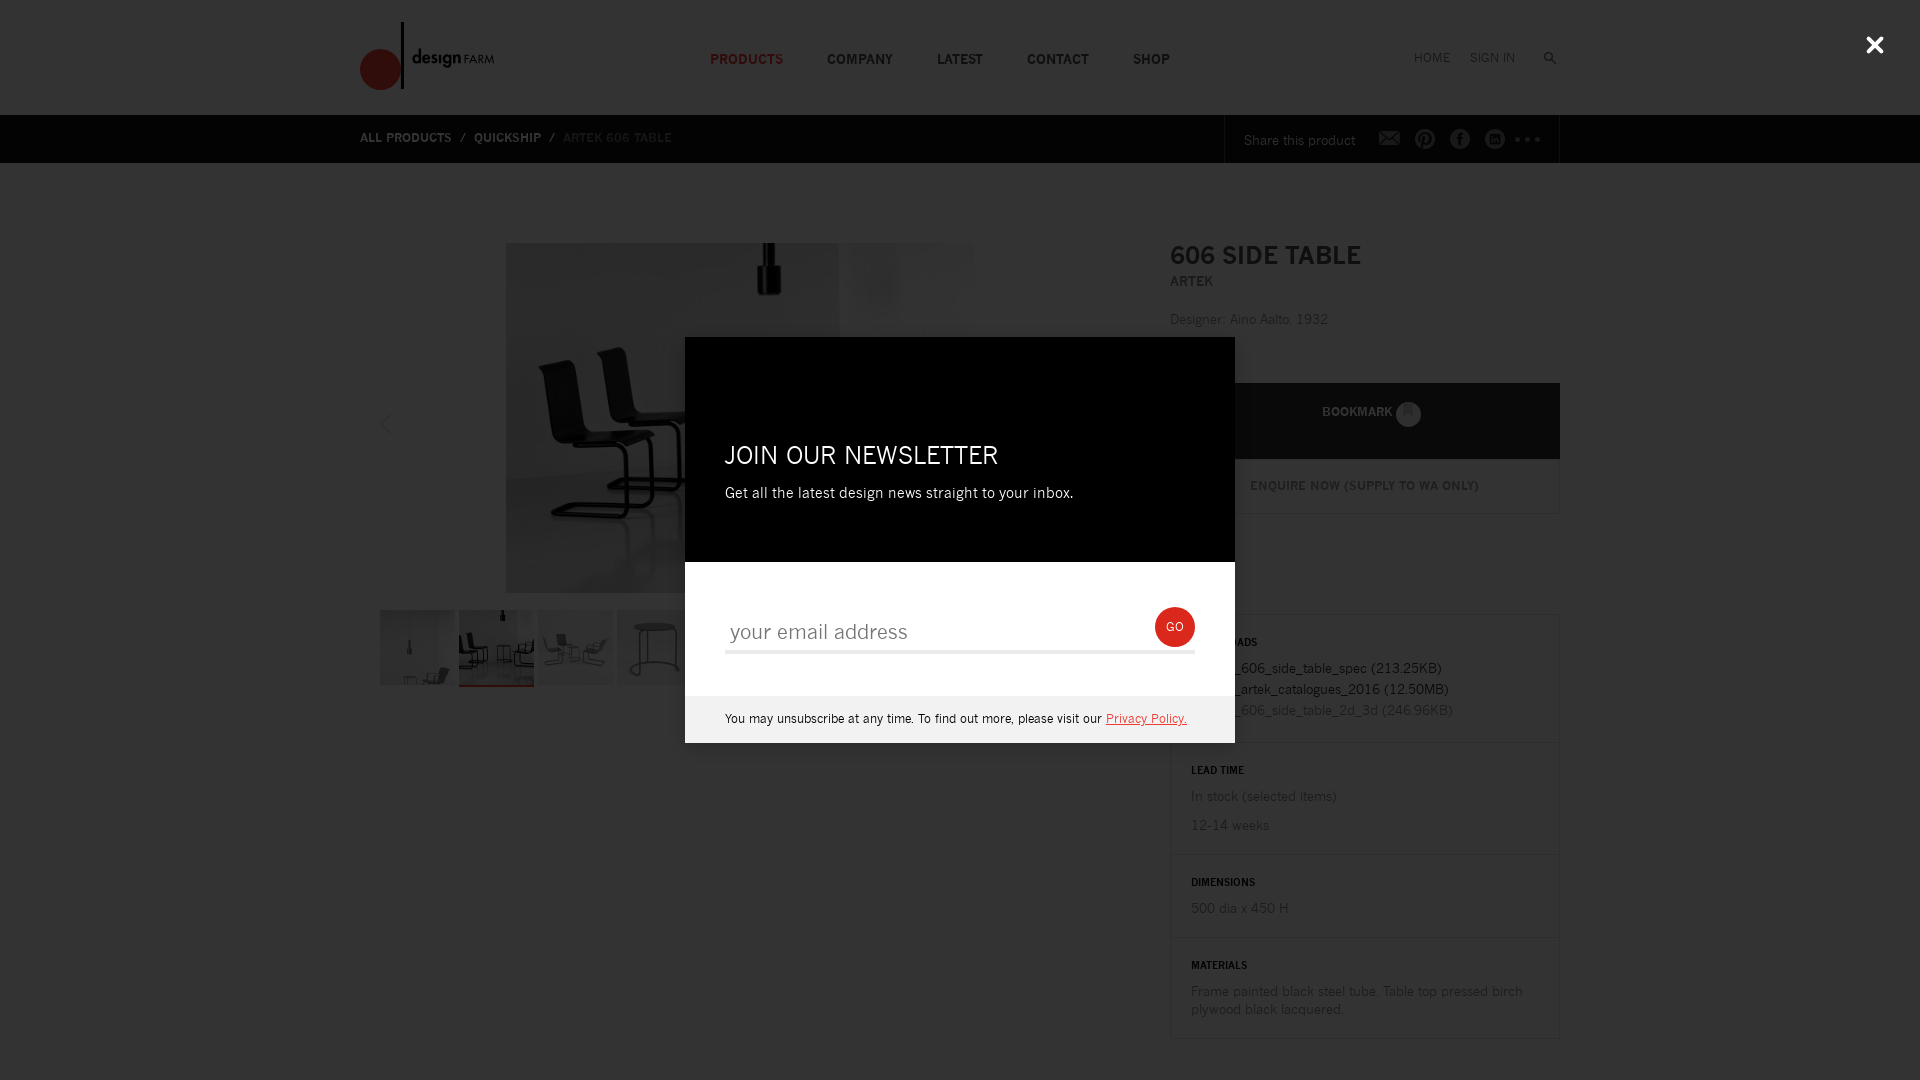 Image resolution: width=1920 pixels, height=1080 pixels. What do you see at coordinates (1424, 137) in the screenshot?
I see `'Share this on Pinterest'` at bounding box center [1424, 137].